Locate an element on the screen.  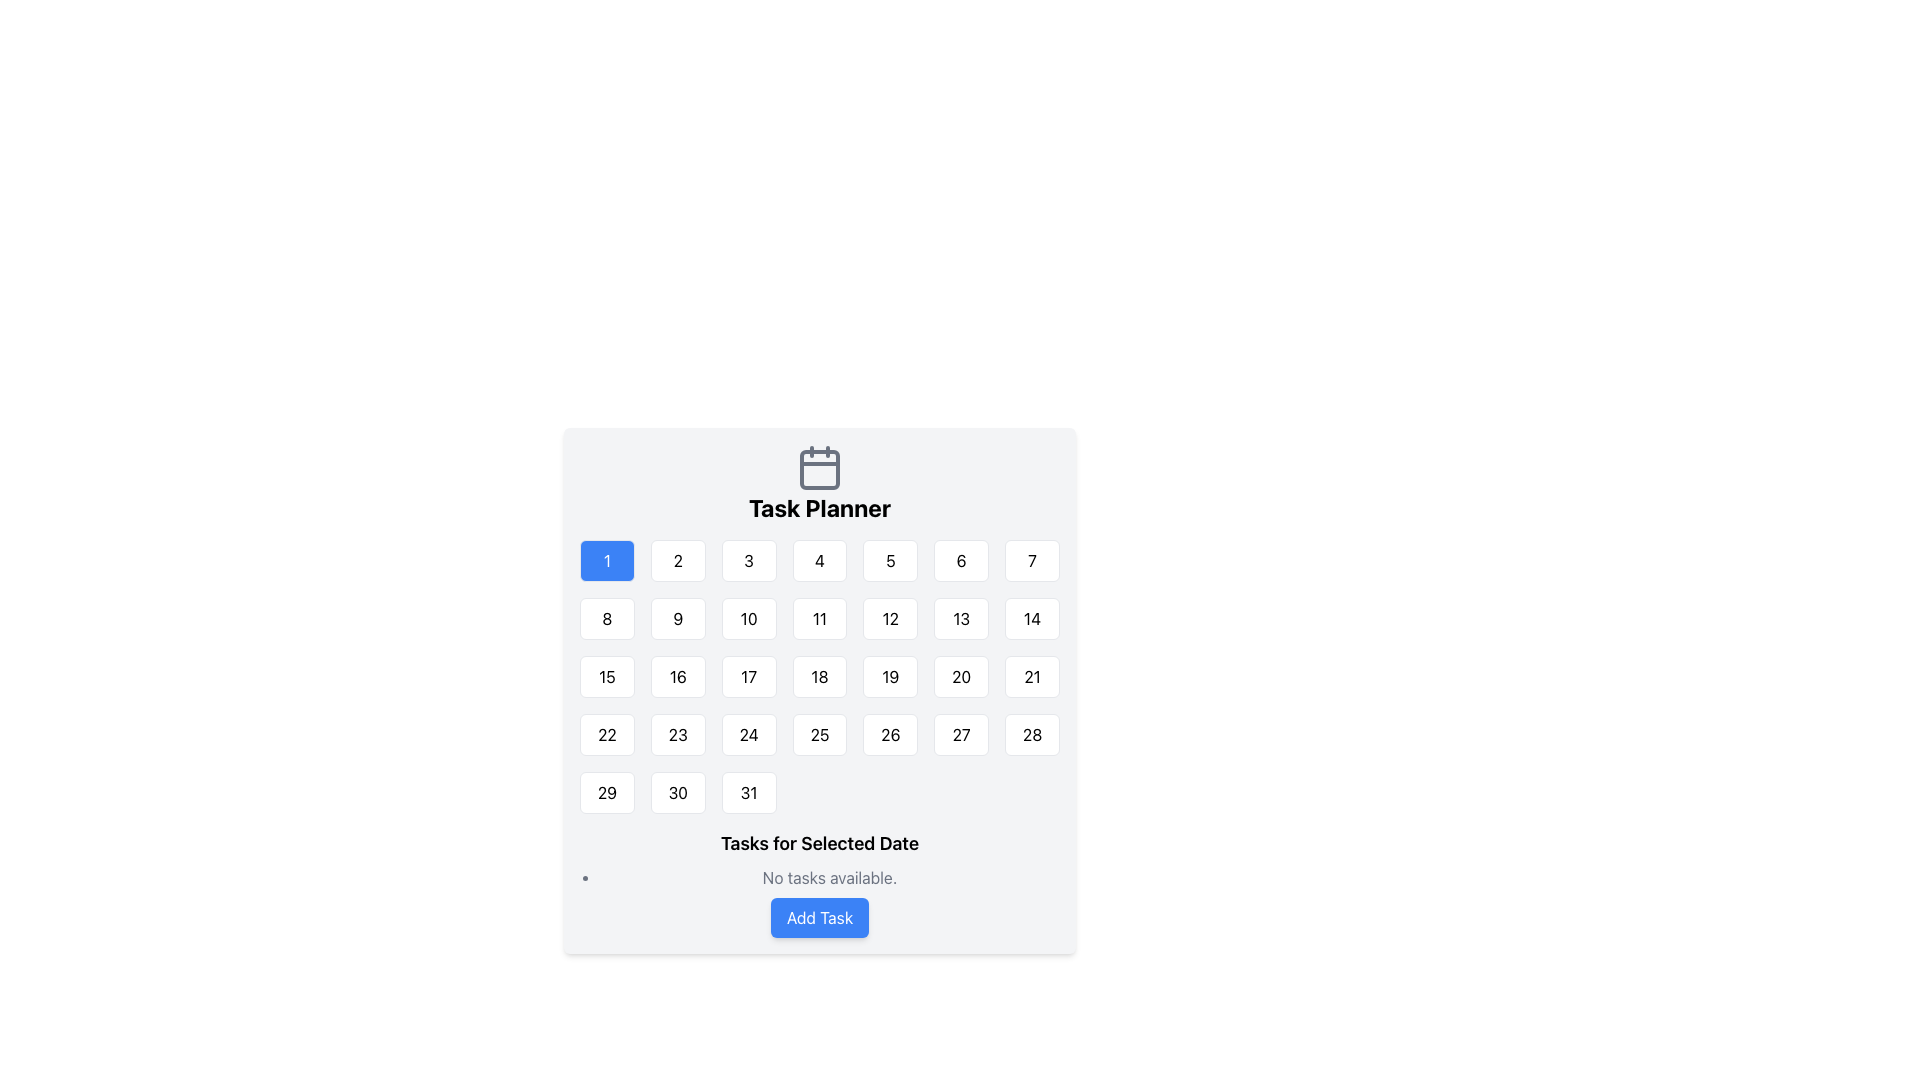
the selectable date button for the 29th day in the calendar interface is located at coordinates (606, 792).